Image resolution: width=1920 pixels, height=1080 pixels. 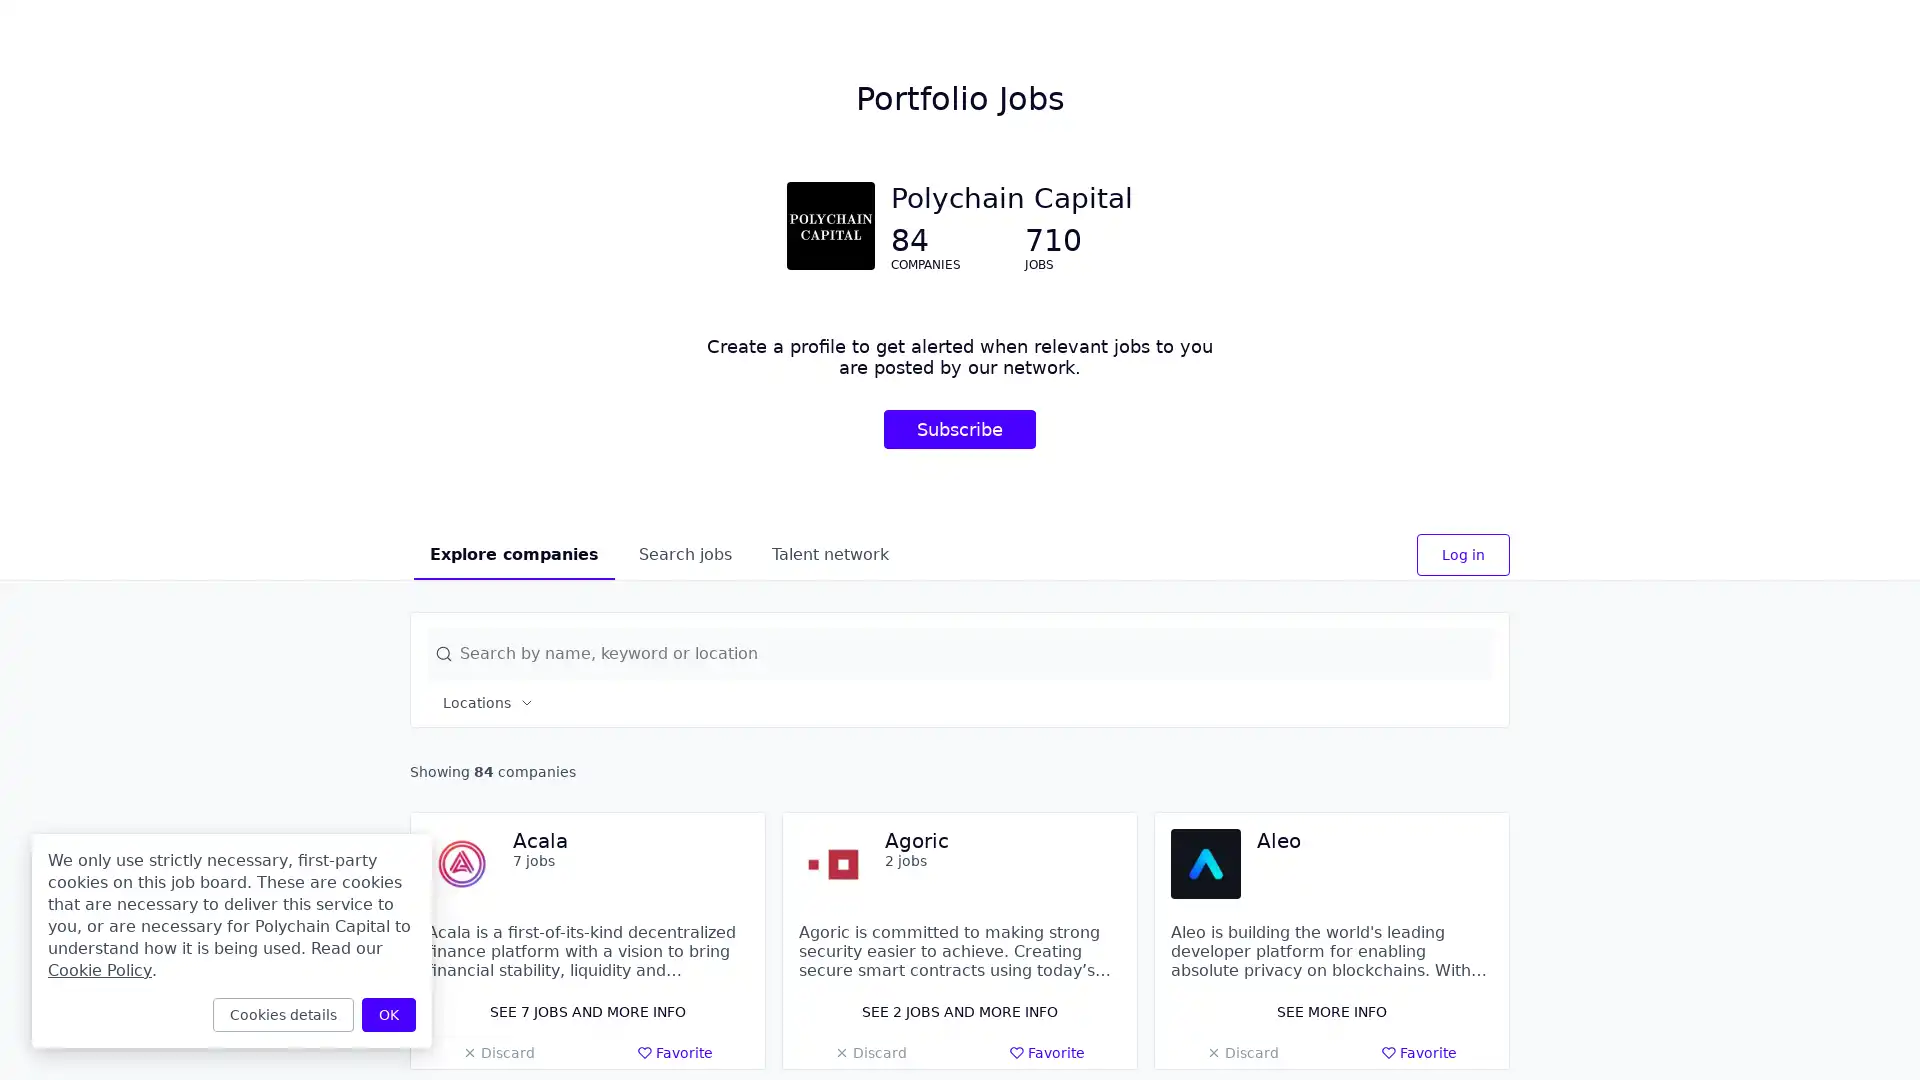 What do you see at coordinates (675, 1052) in the screenshot?
I see `Favorite` at bounding box center [675, 1052].